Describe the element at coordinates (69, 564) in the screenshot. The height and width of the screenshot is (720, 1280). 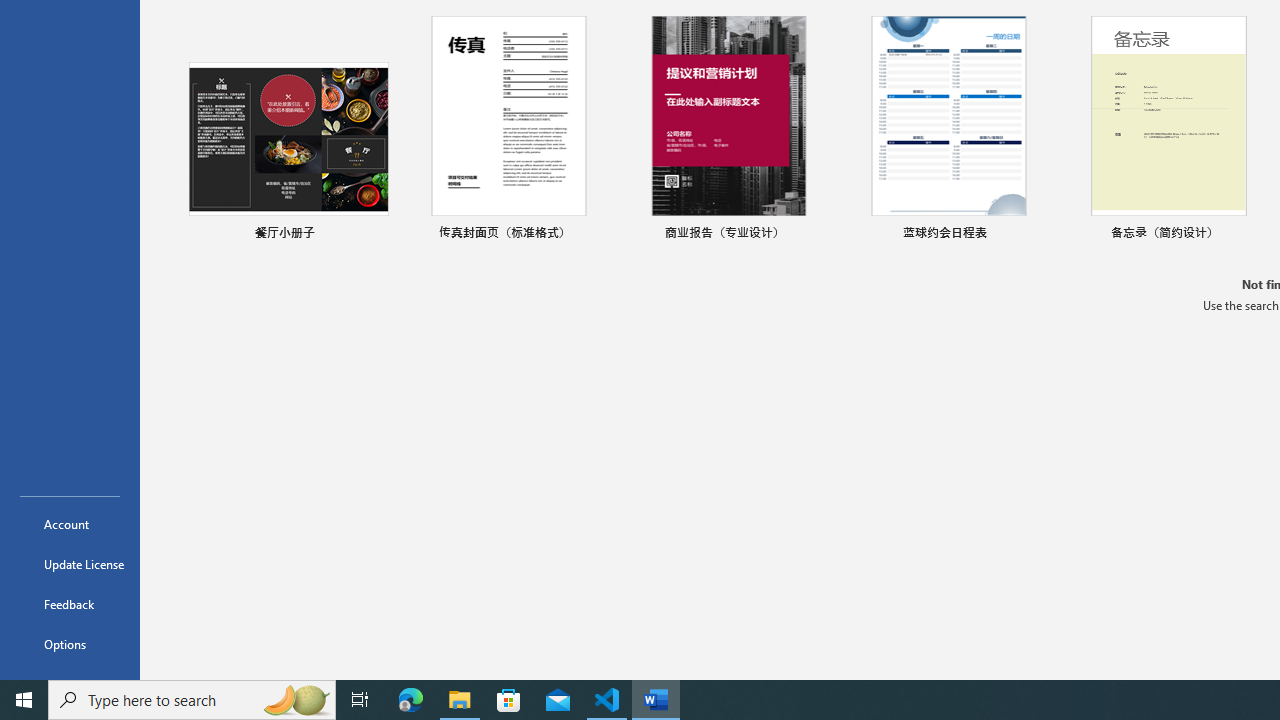
I see `'Update License'` at that location.